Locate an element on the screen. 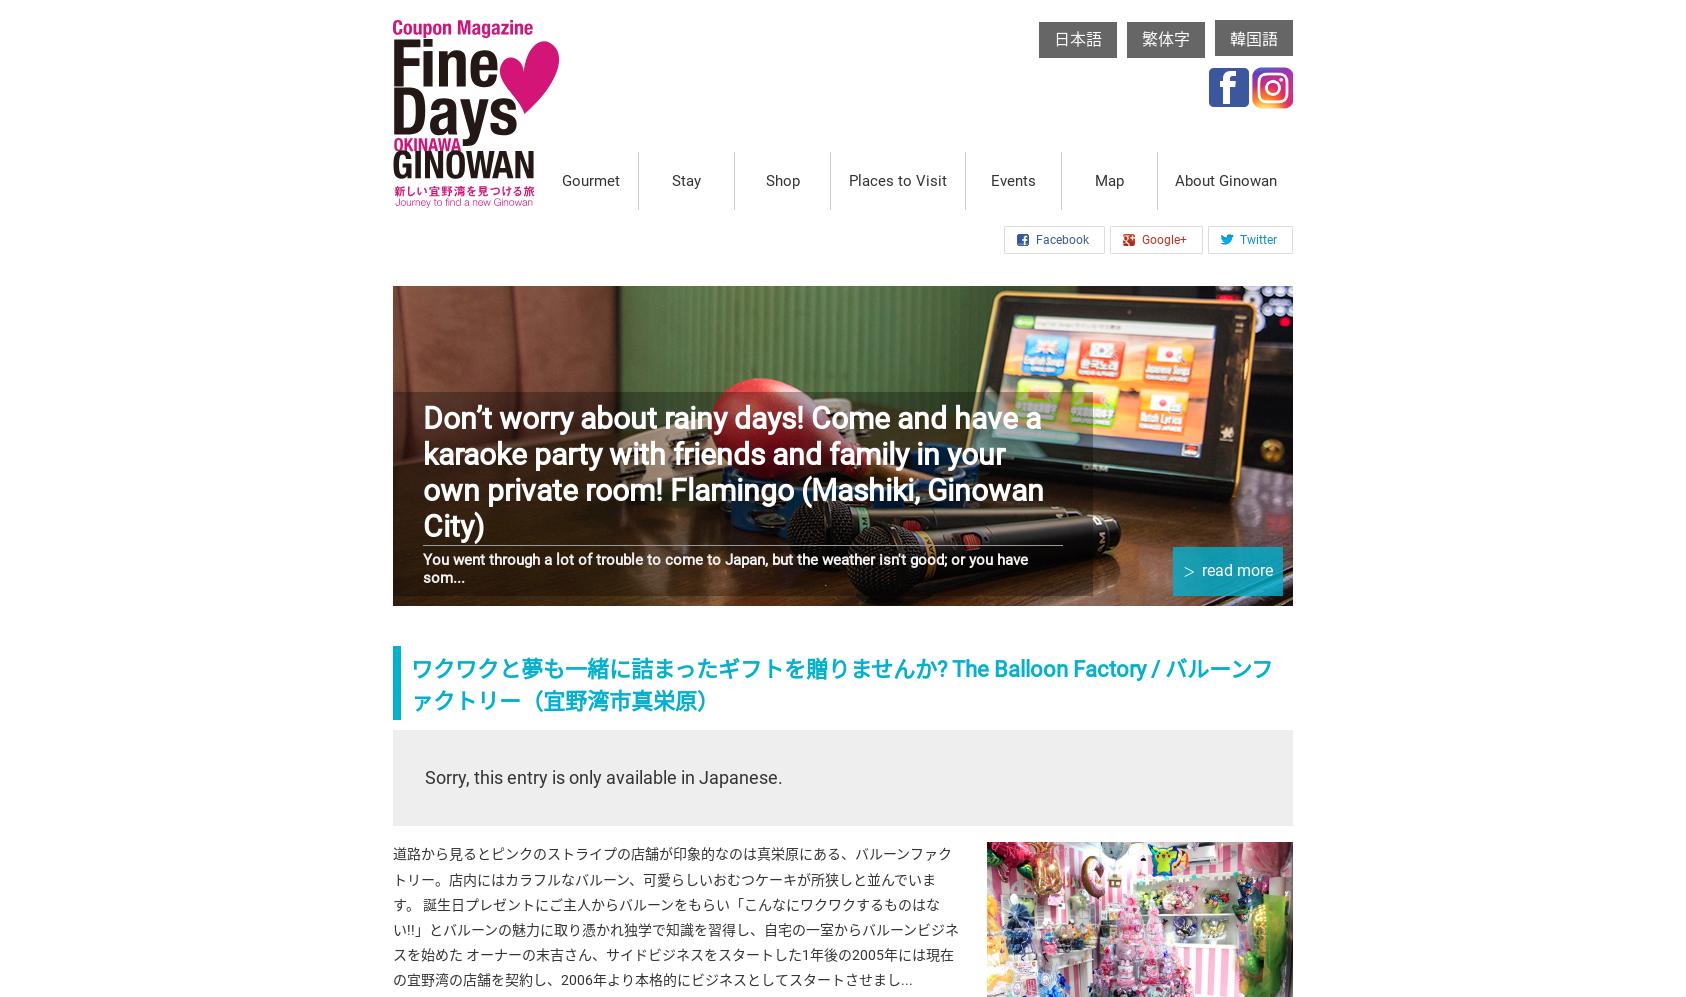 This screenshot has width=1686, height=997. 'Google+' is located at coordinates (1163, 238).